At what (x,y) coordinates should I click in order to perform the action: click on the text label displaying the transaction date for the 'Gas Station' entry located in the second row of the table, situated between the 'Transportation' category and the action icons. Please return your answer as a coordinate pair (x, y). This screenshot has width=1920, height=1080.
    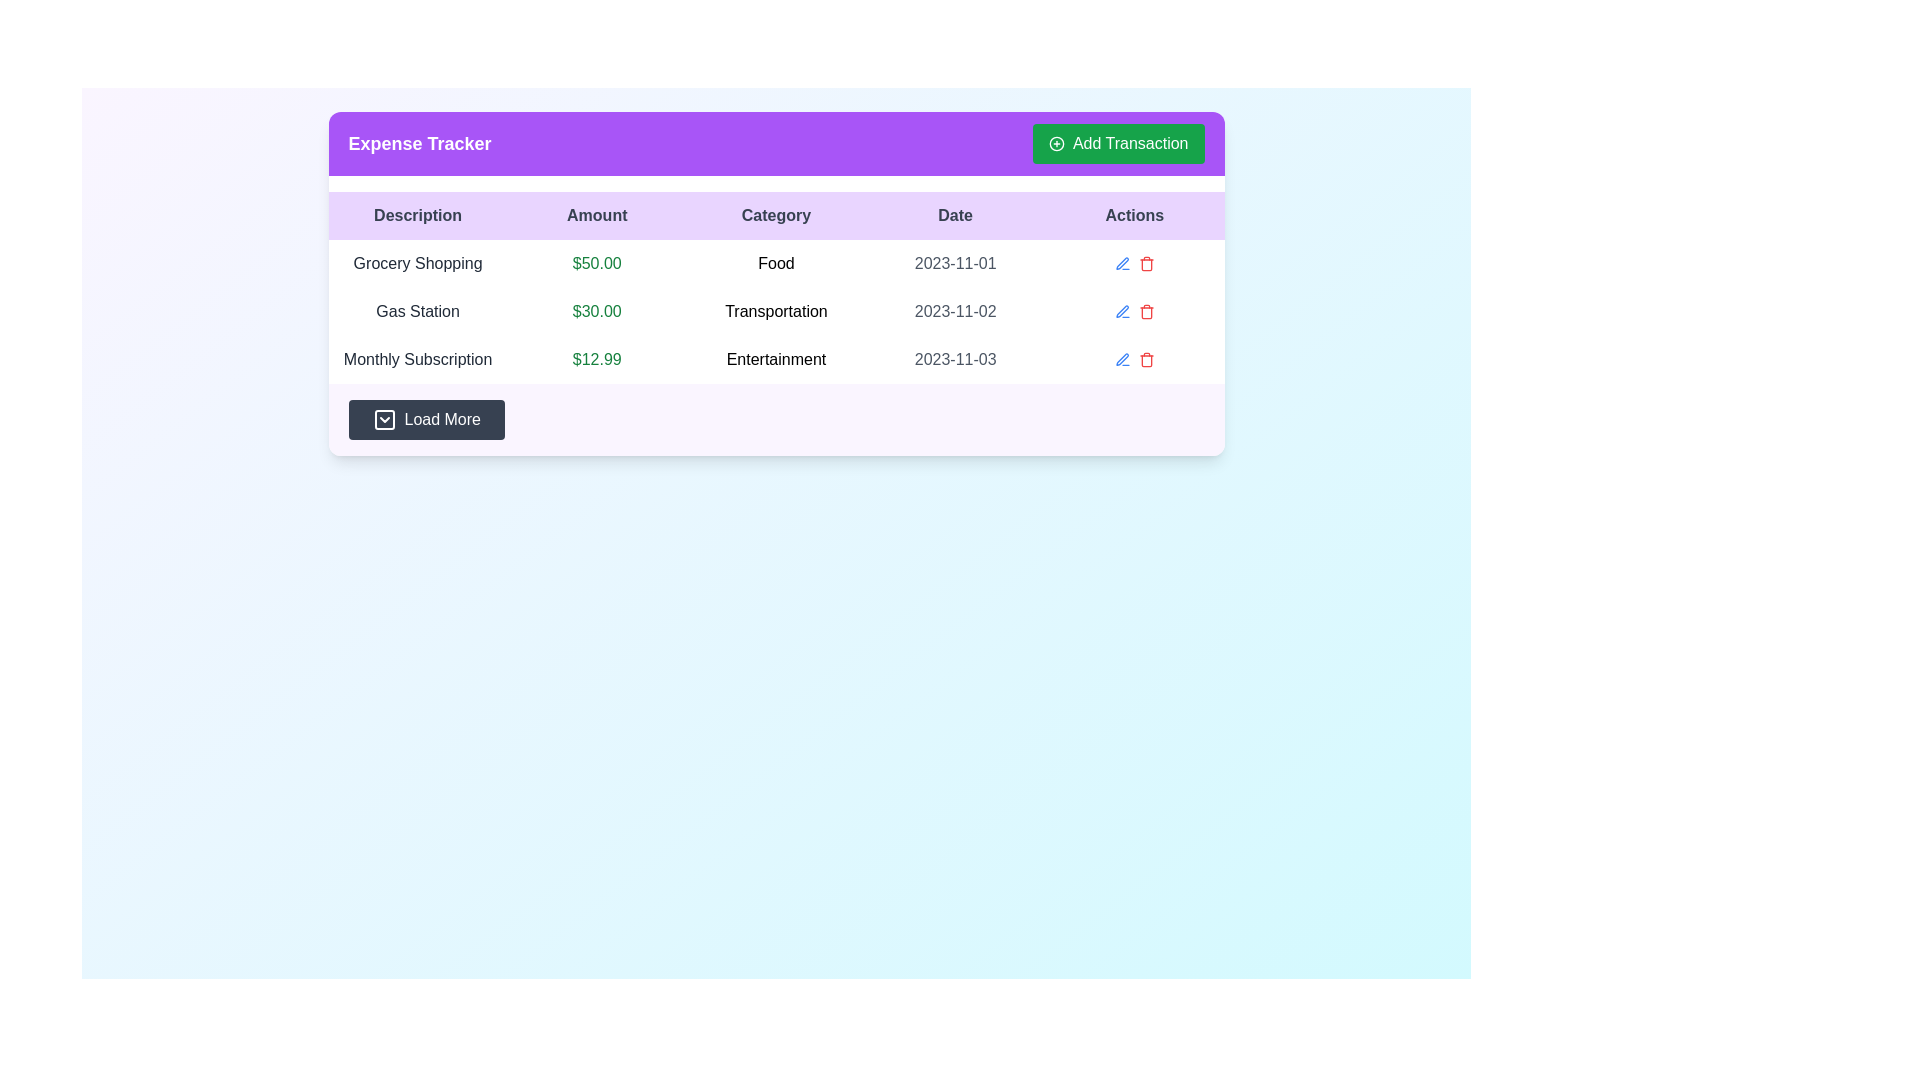
    Looking at the image, I should click on (954, 312).